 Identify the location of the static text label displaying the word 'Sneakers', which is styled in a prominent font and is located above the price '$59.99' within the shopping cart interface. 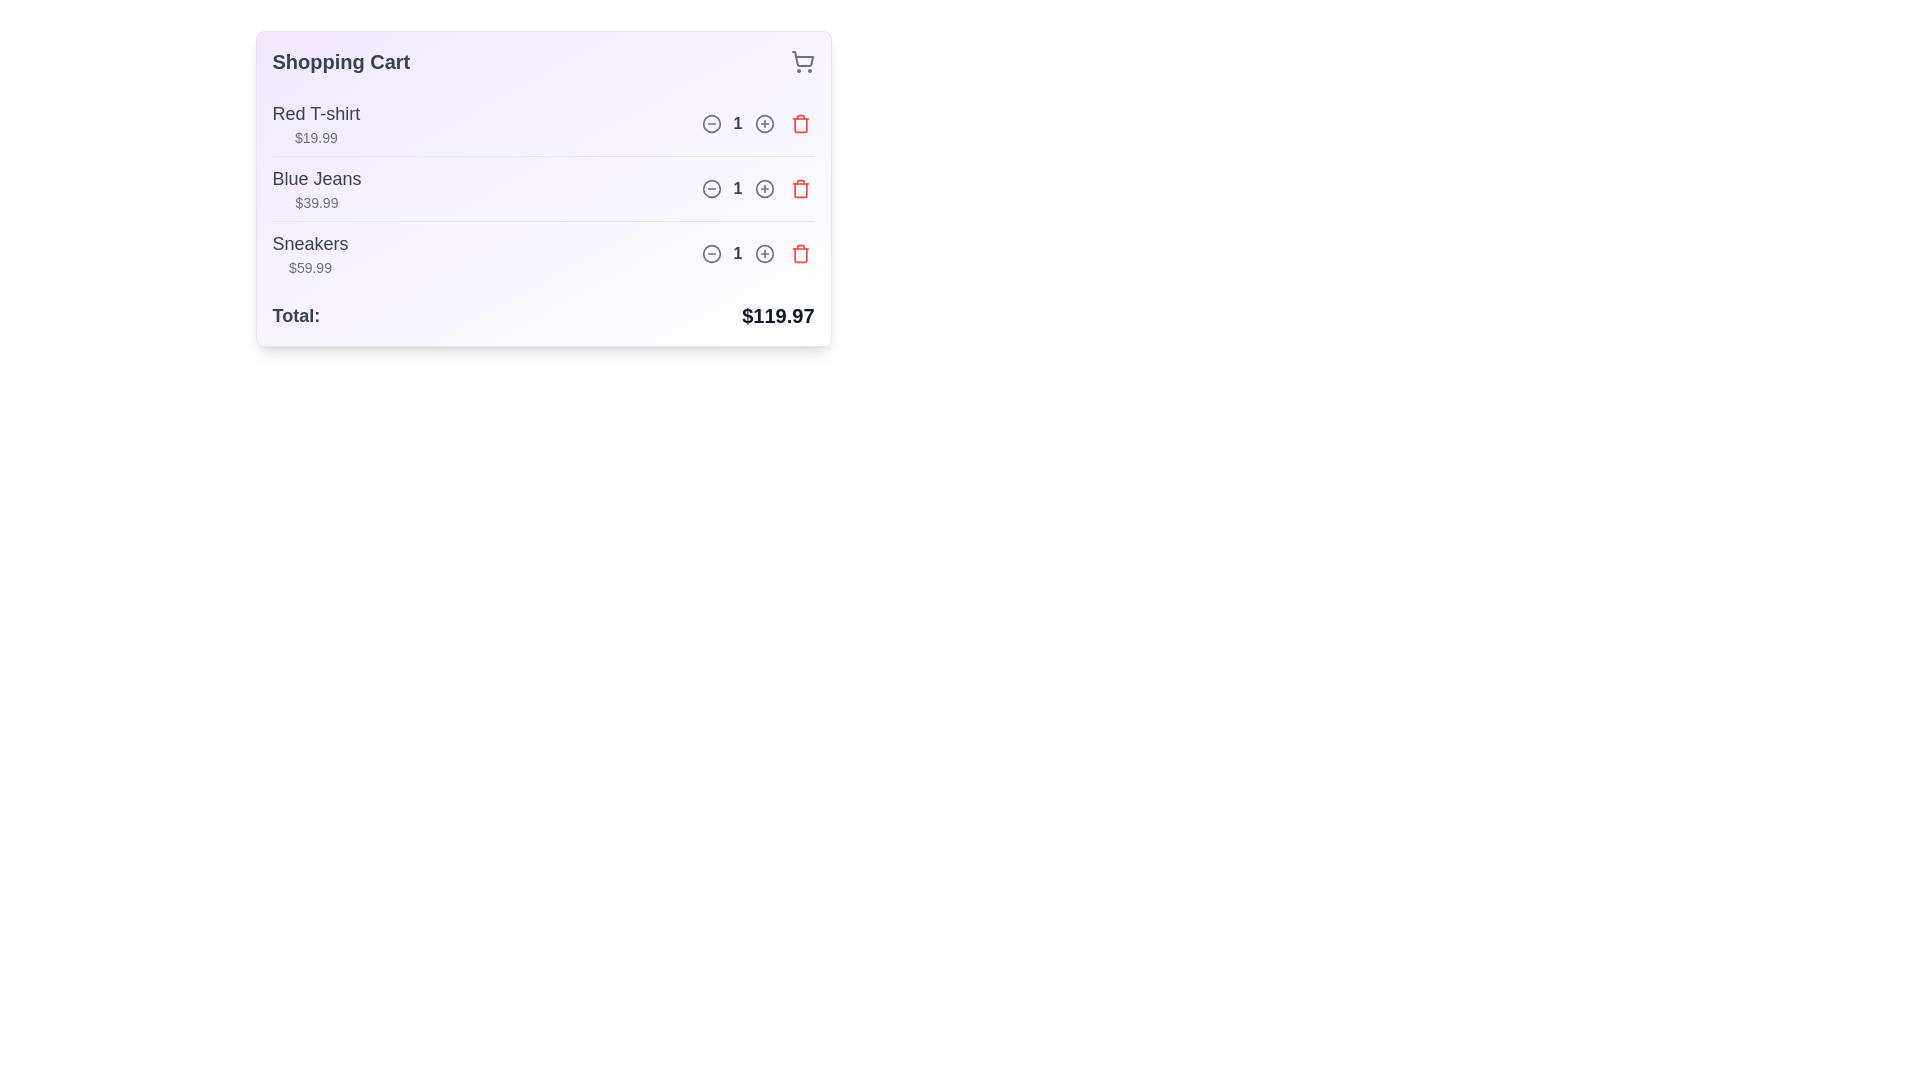
(309, 242).